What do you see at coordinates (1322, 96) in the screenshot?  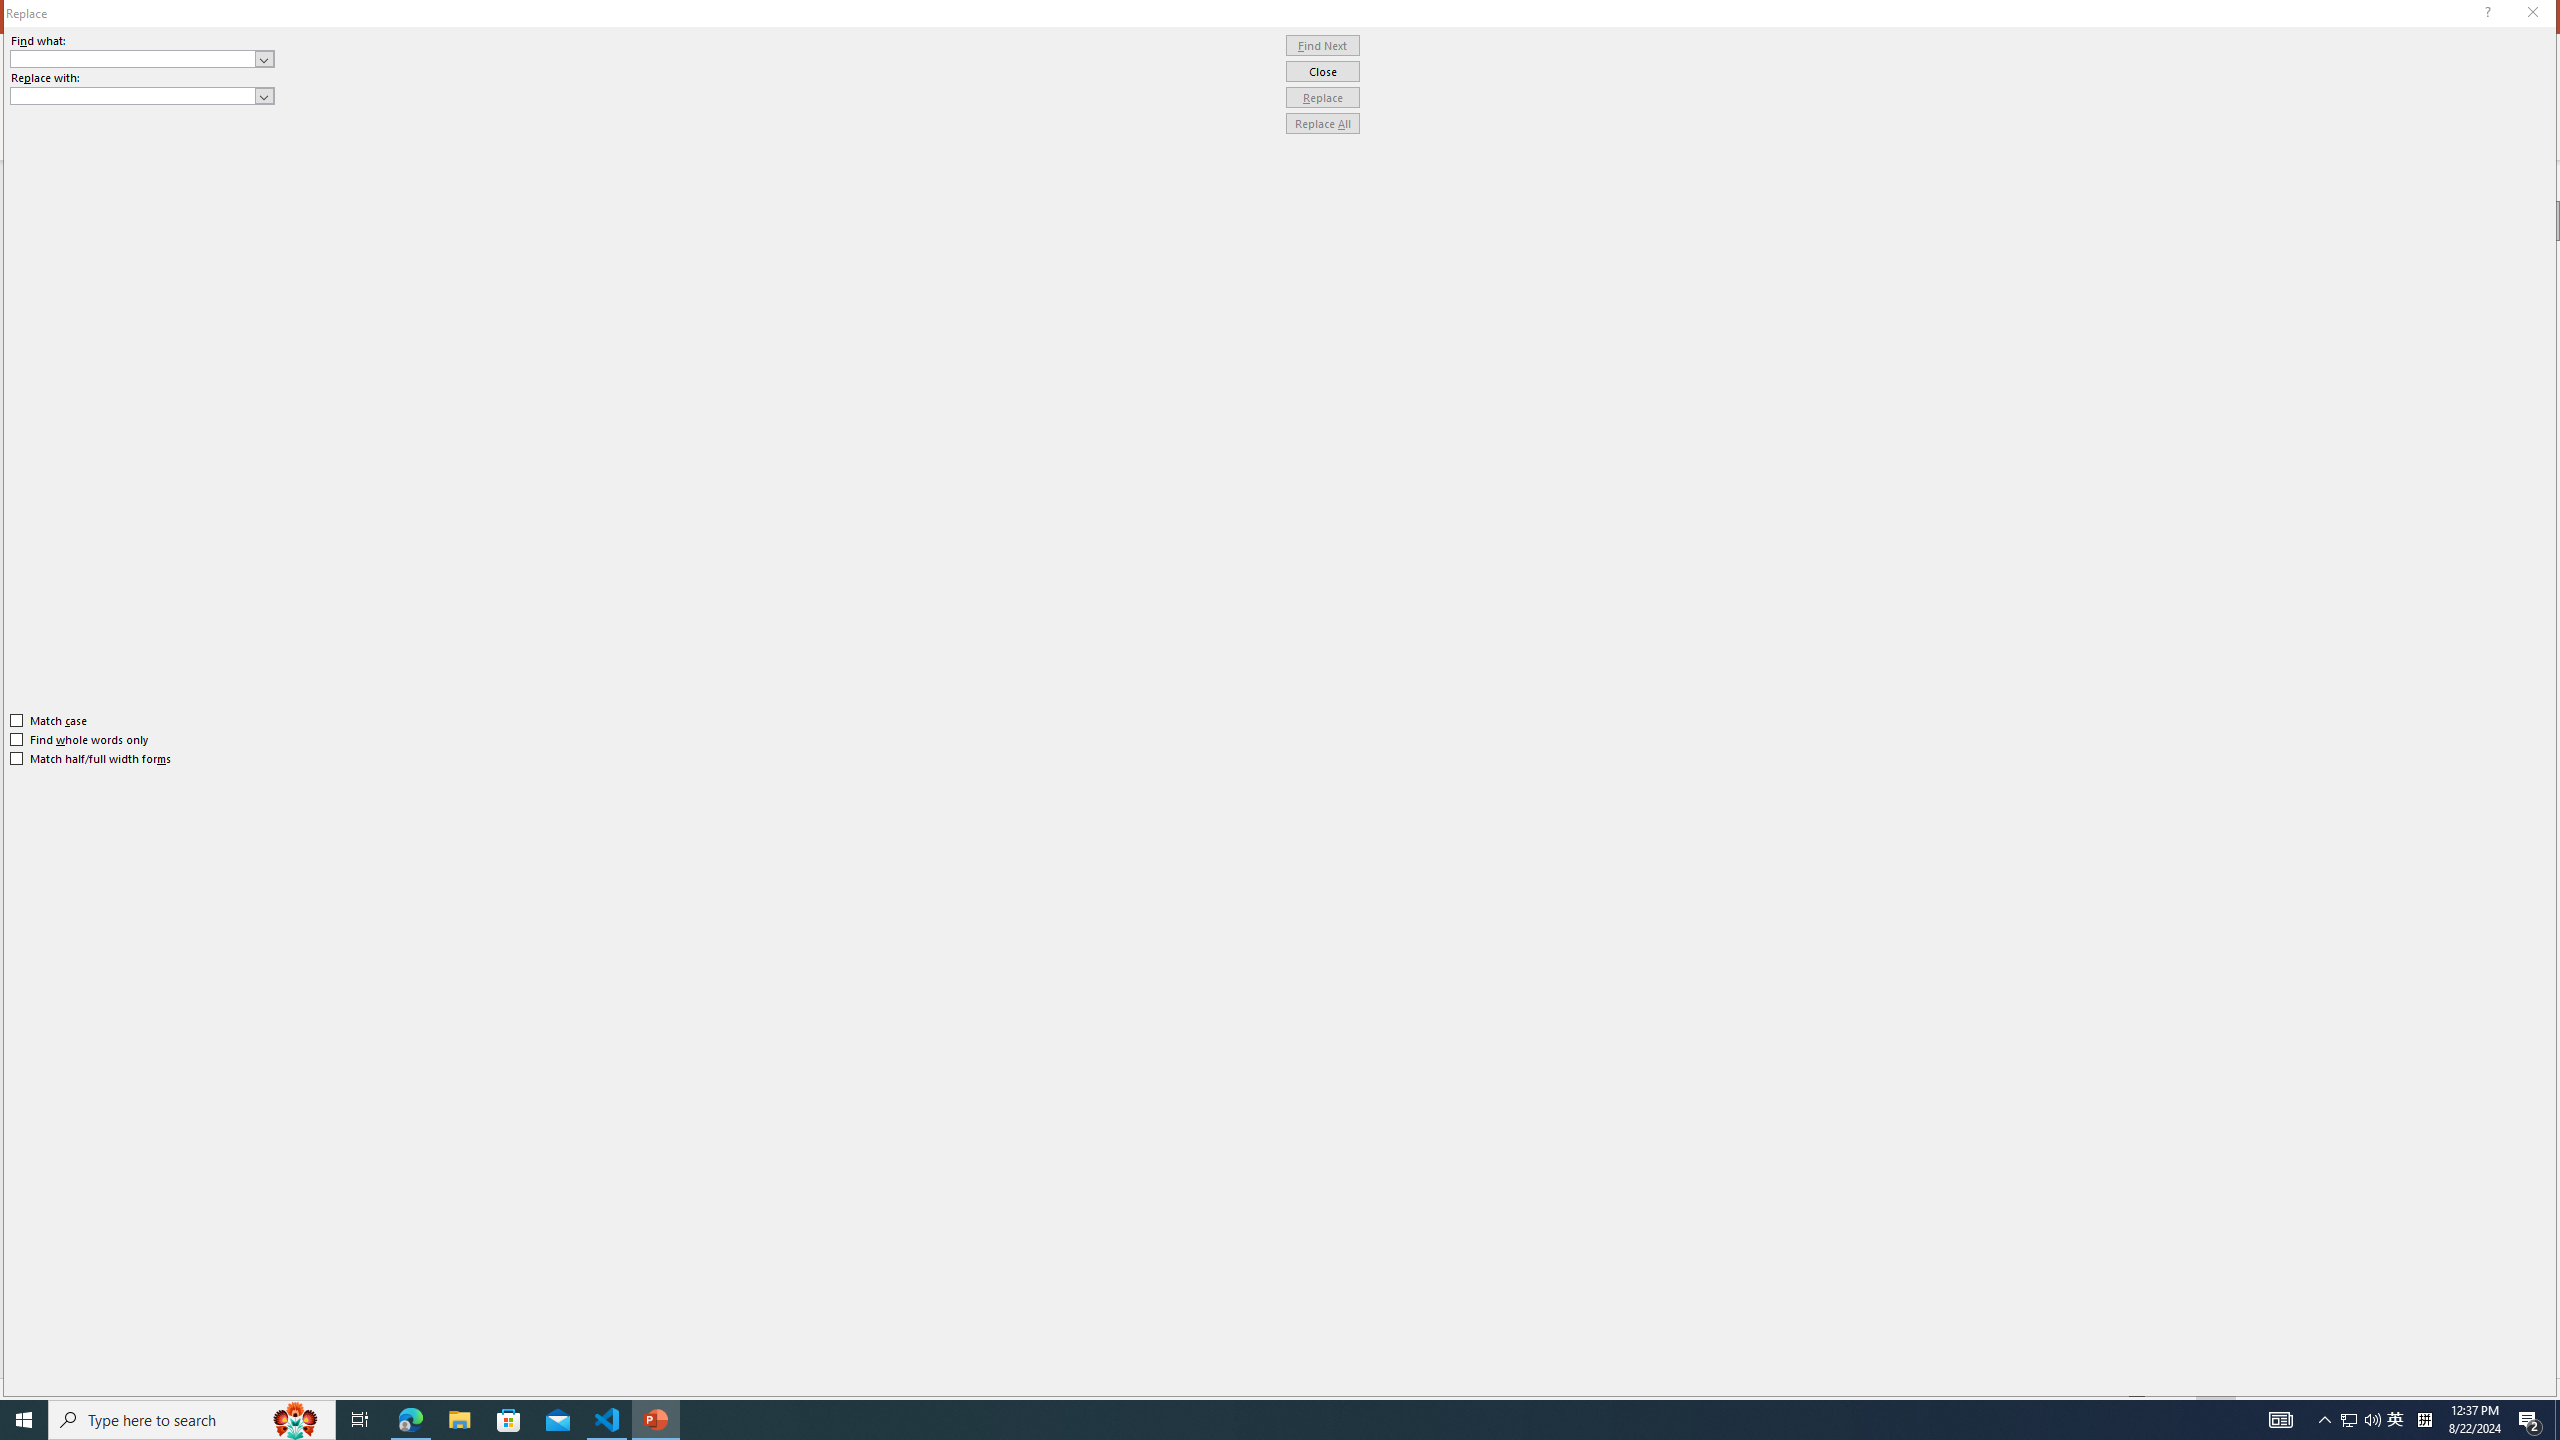 I see `'Replace'` at bounding box center [1322, 96].